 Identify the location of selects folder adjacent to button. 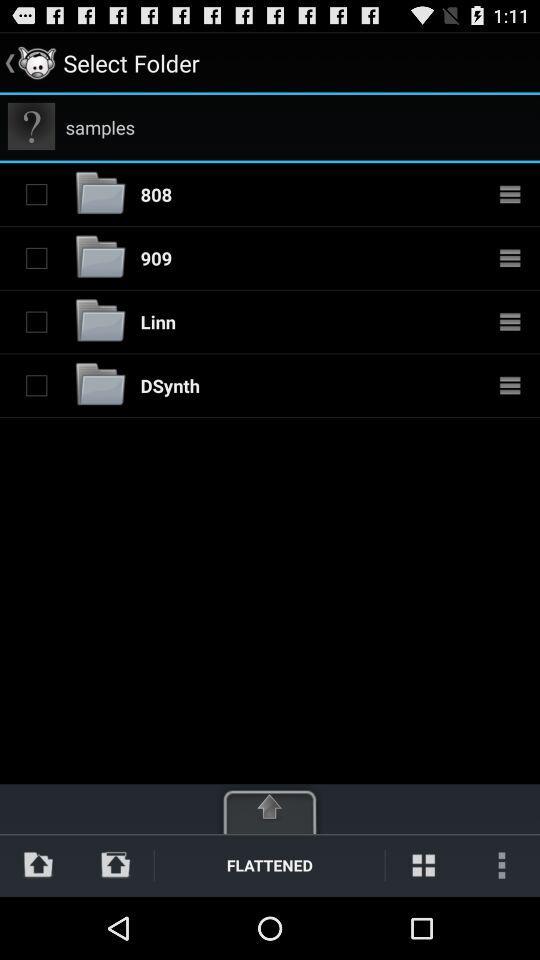
(36, 257).